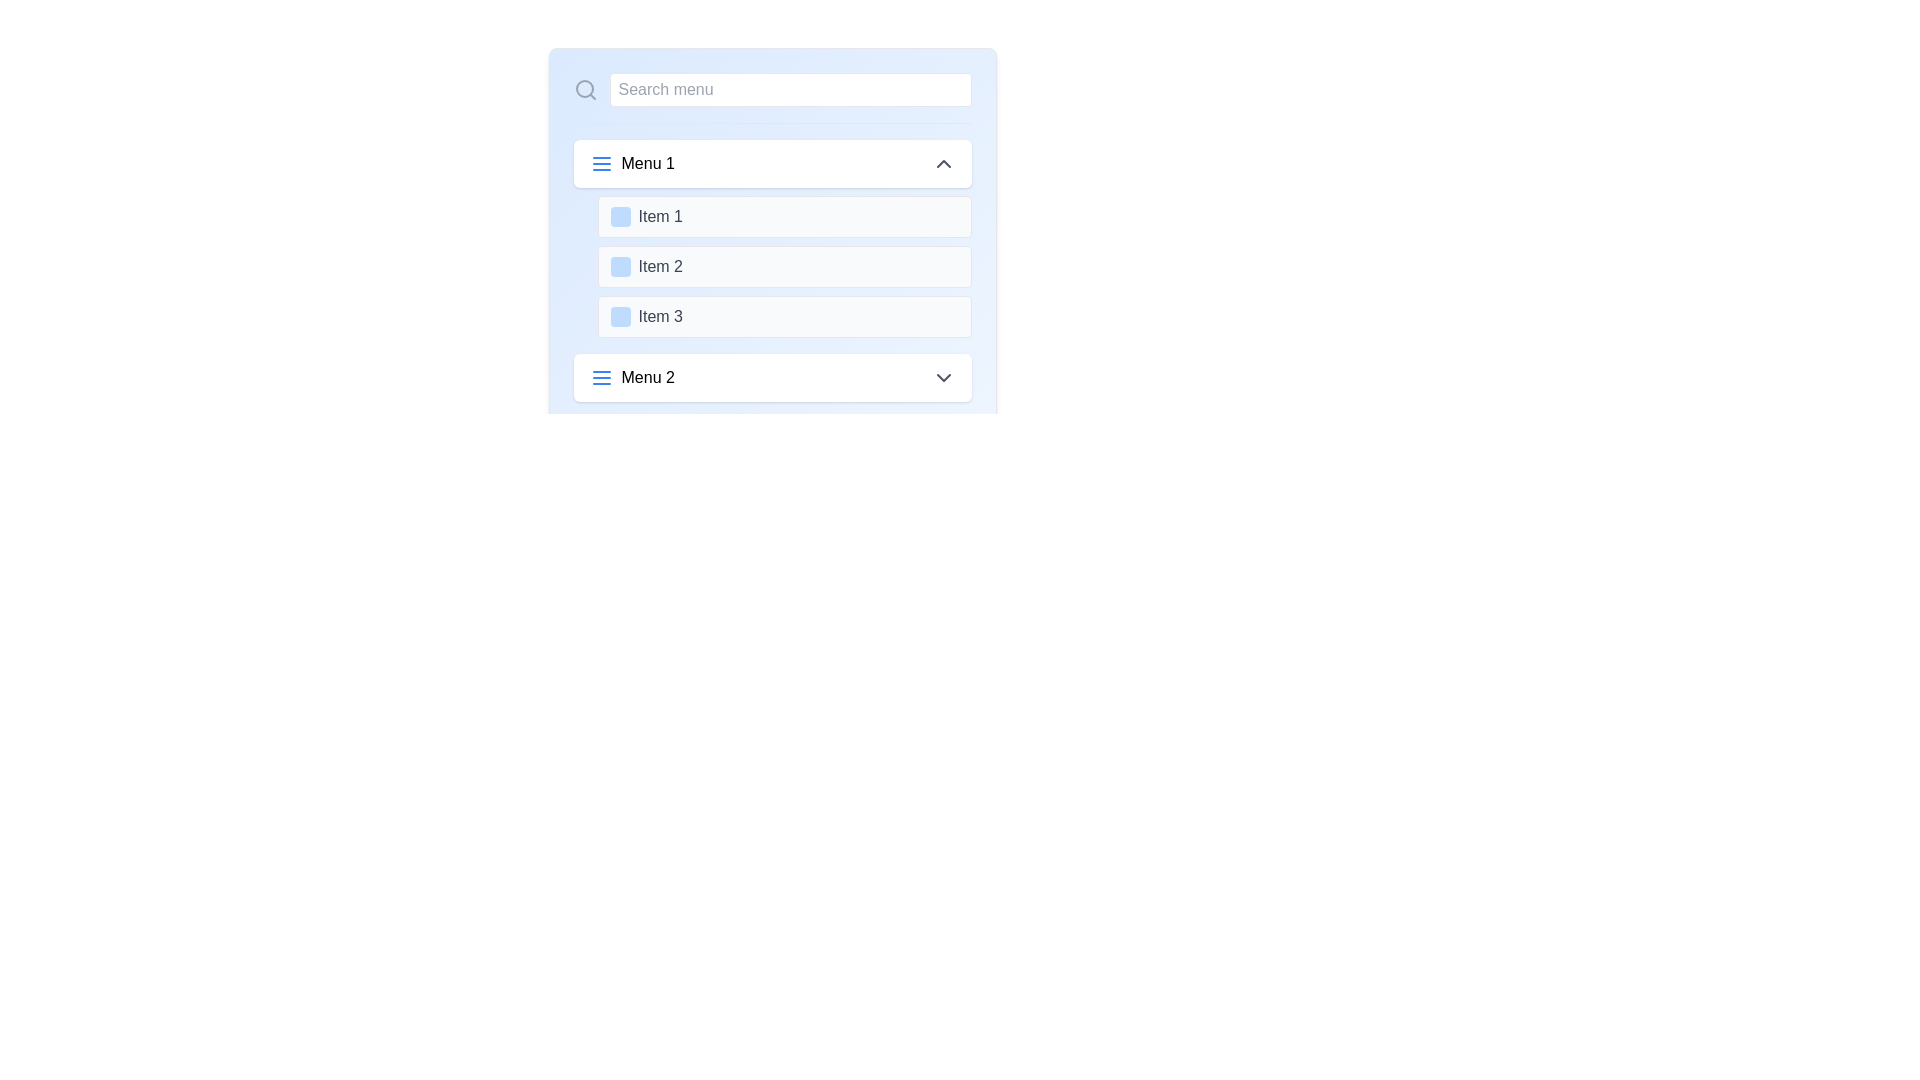 Image resolution: width=1920 pixels, height=1080 pixels. I want to click on the Dropdown indicator icon located at the far right of the 'Menu 2' item, which indicates the presence of a dropdown or submenu, so click(942, 378).